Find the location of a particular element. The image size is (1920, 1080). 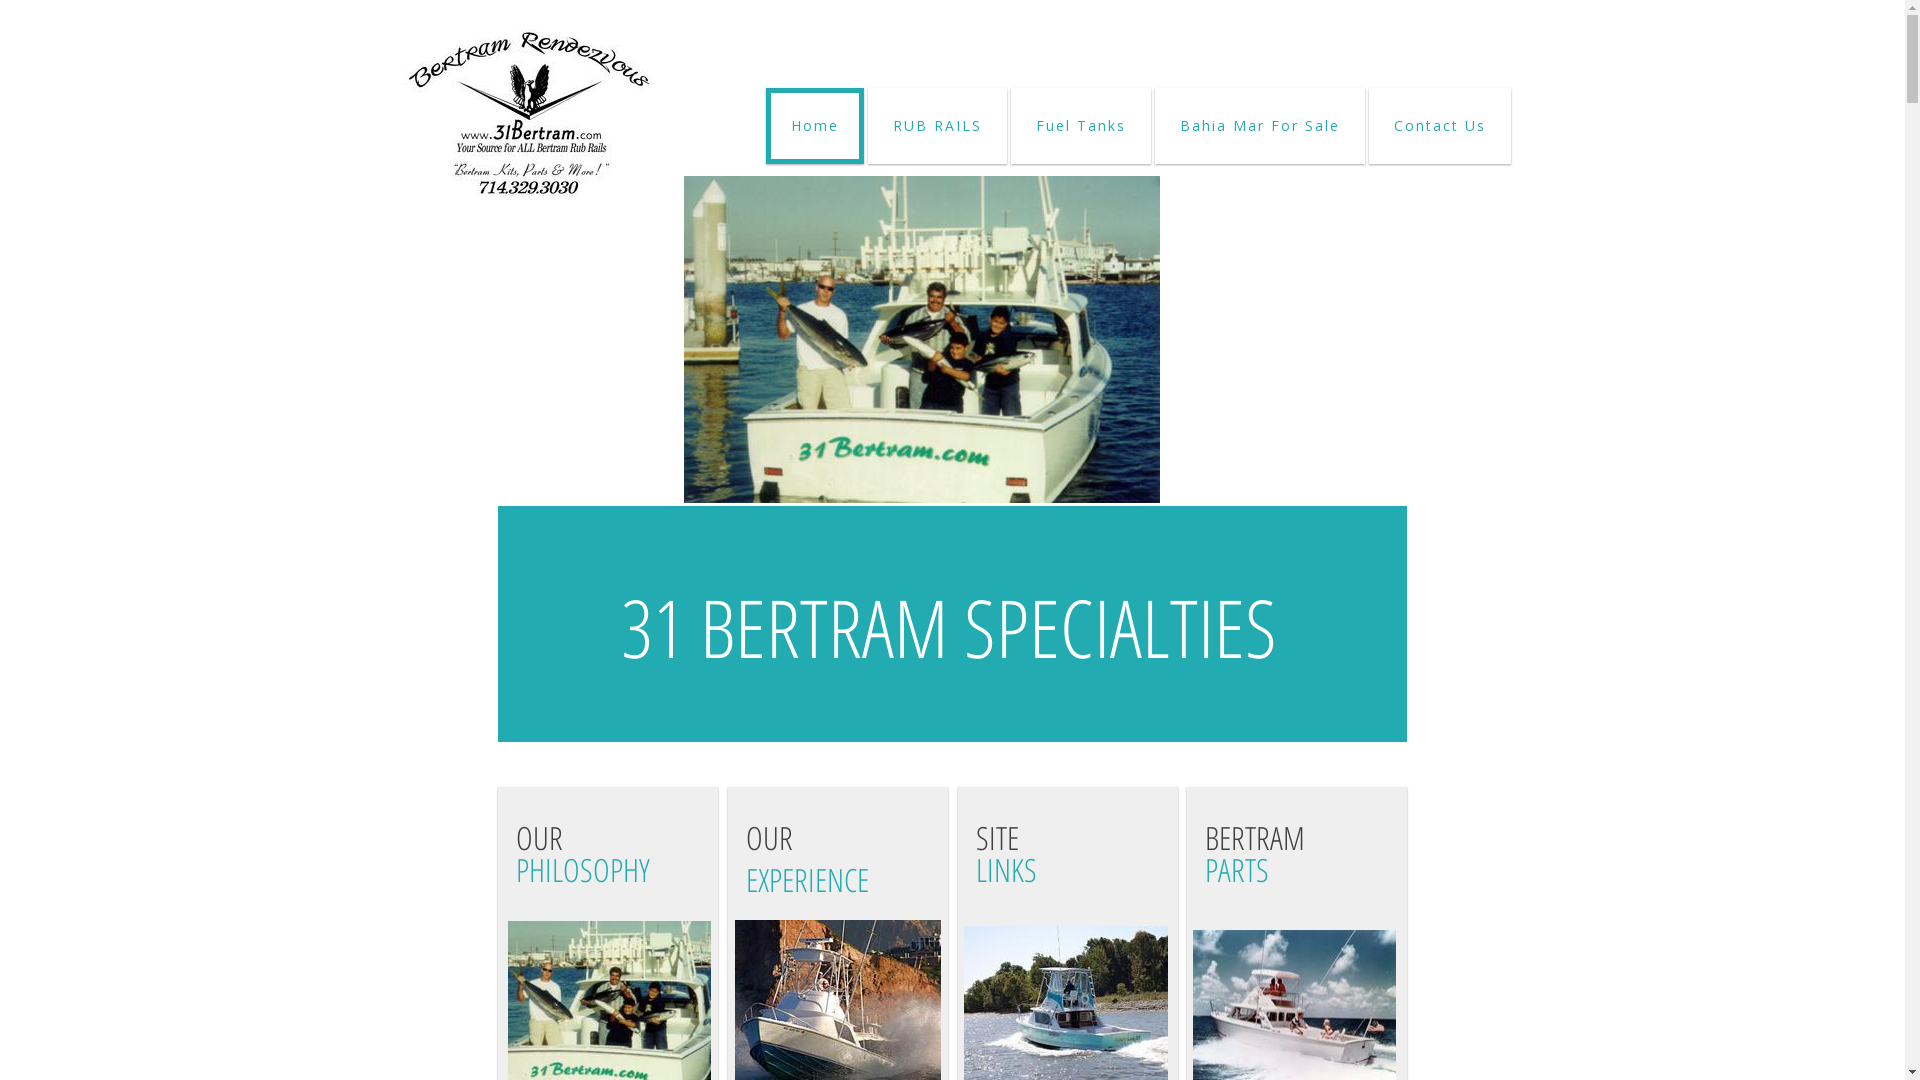

'Home' is located at coordinates (765, 126).